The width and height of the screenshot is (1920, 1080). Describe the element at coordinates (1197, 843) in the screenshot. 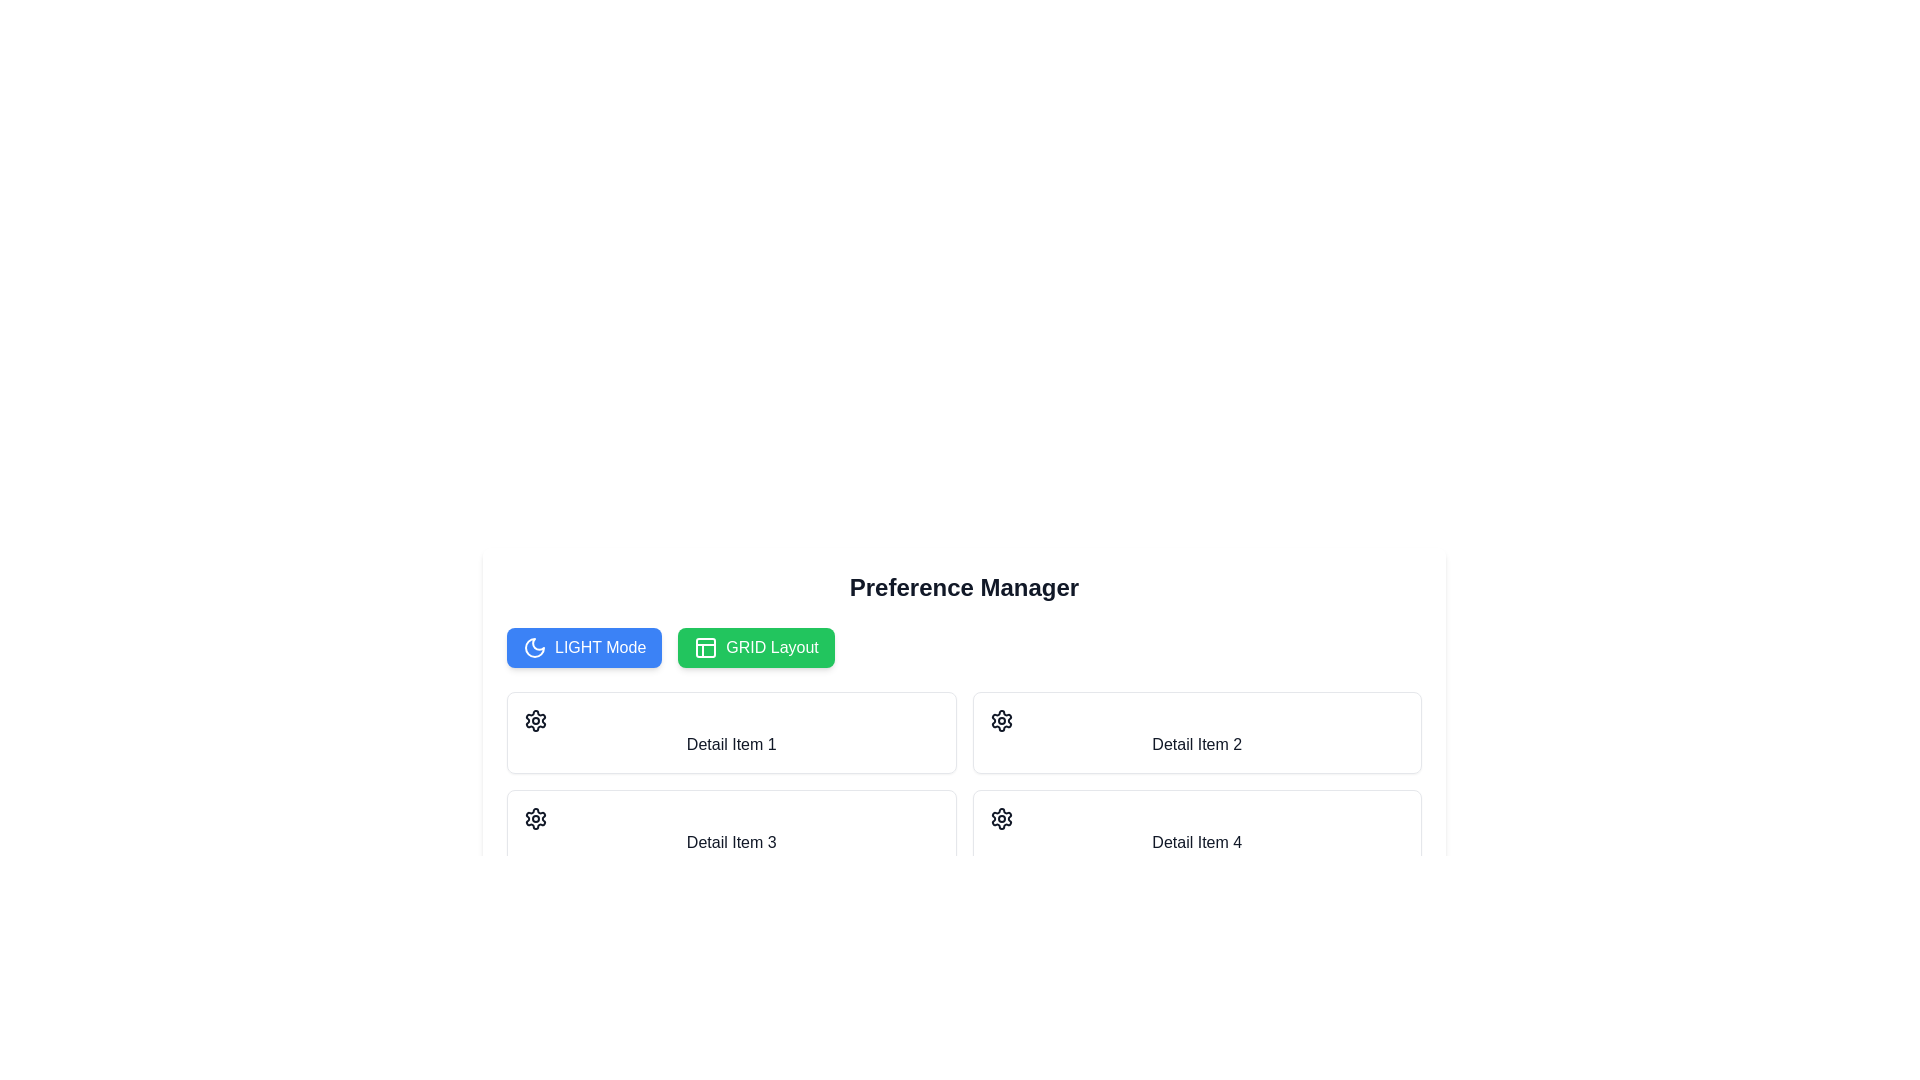

I see `the text label located at the bottom of the fourth item in the grid layout under the 'Preference Manager' section, which serves as a title or identifier for its associated grid item` at that location.